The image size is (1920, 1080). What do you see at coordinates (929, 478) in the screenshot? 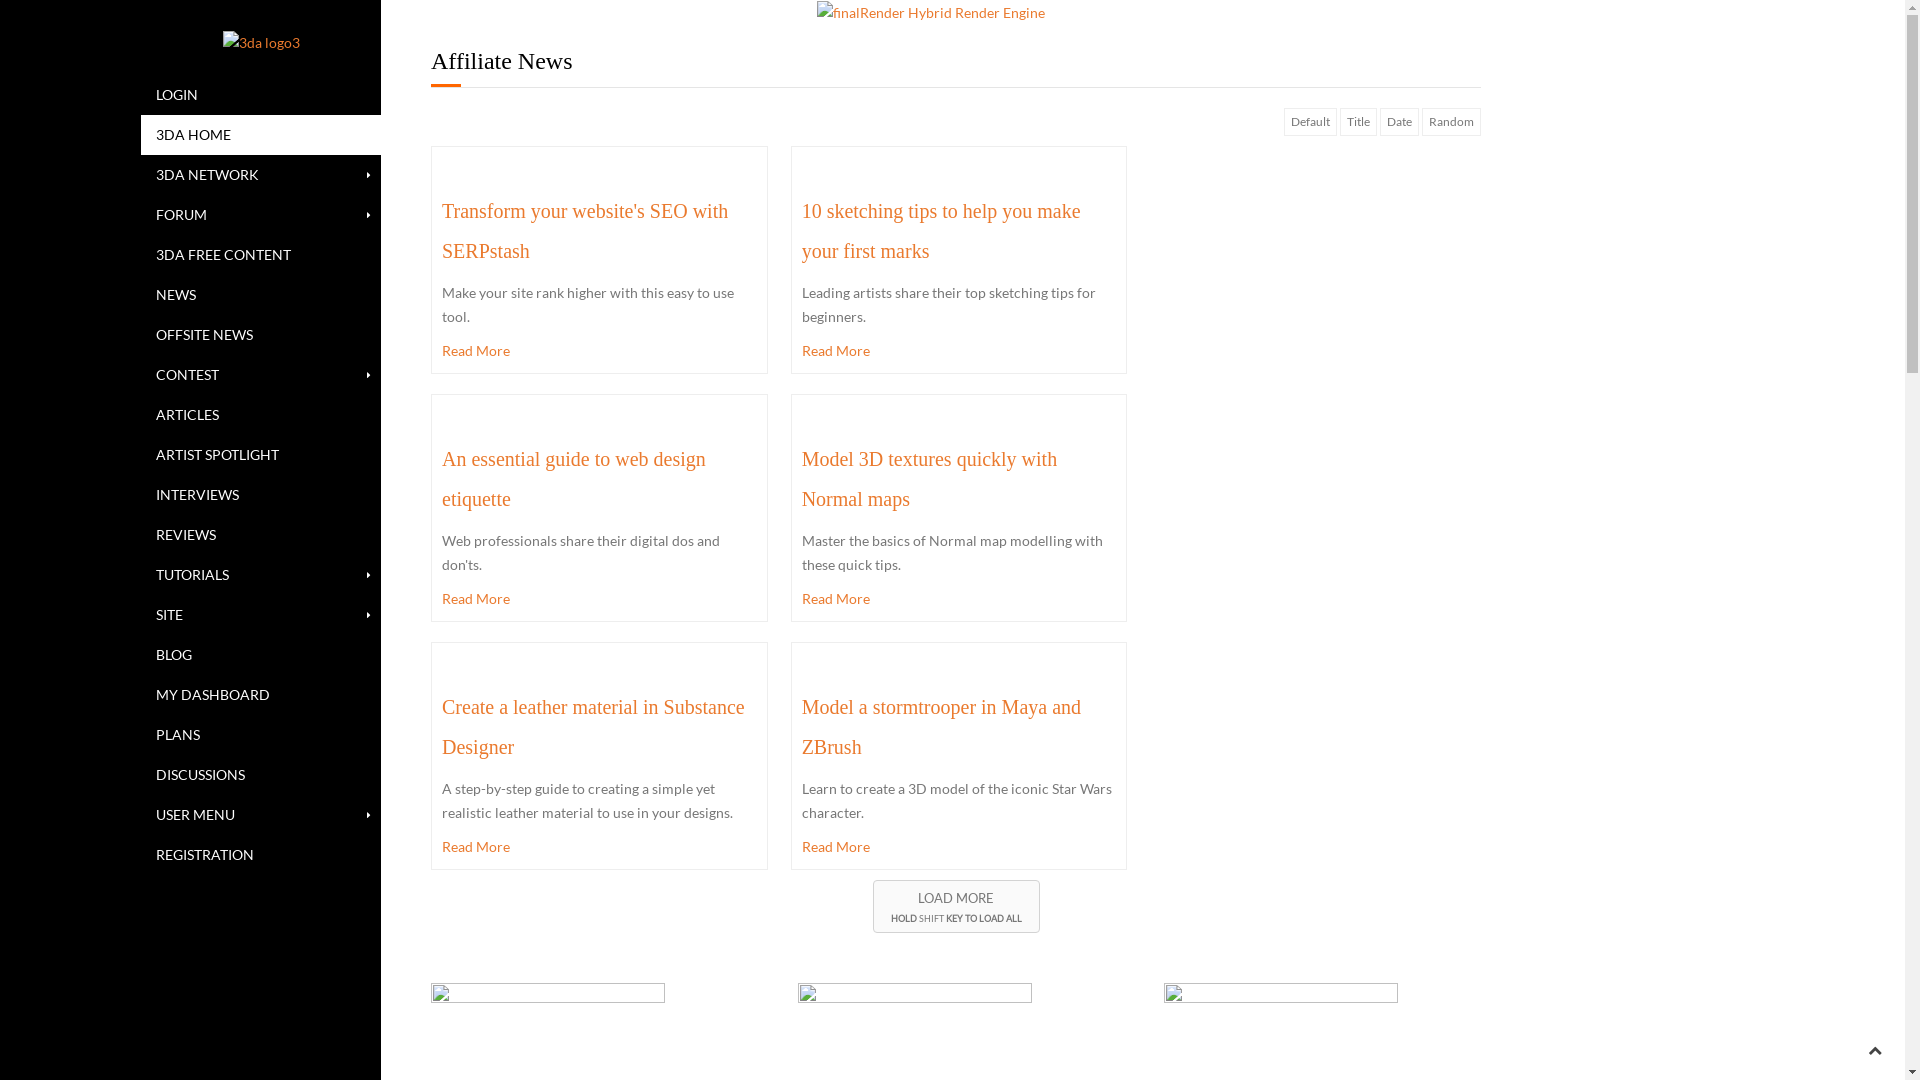
I see `'Model 3D textures quickly with Normal maps'` at bounding box center [929, 478].